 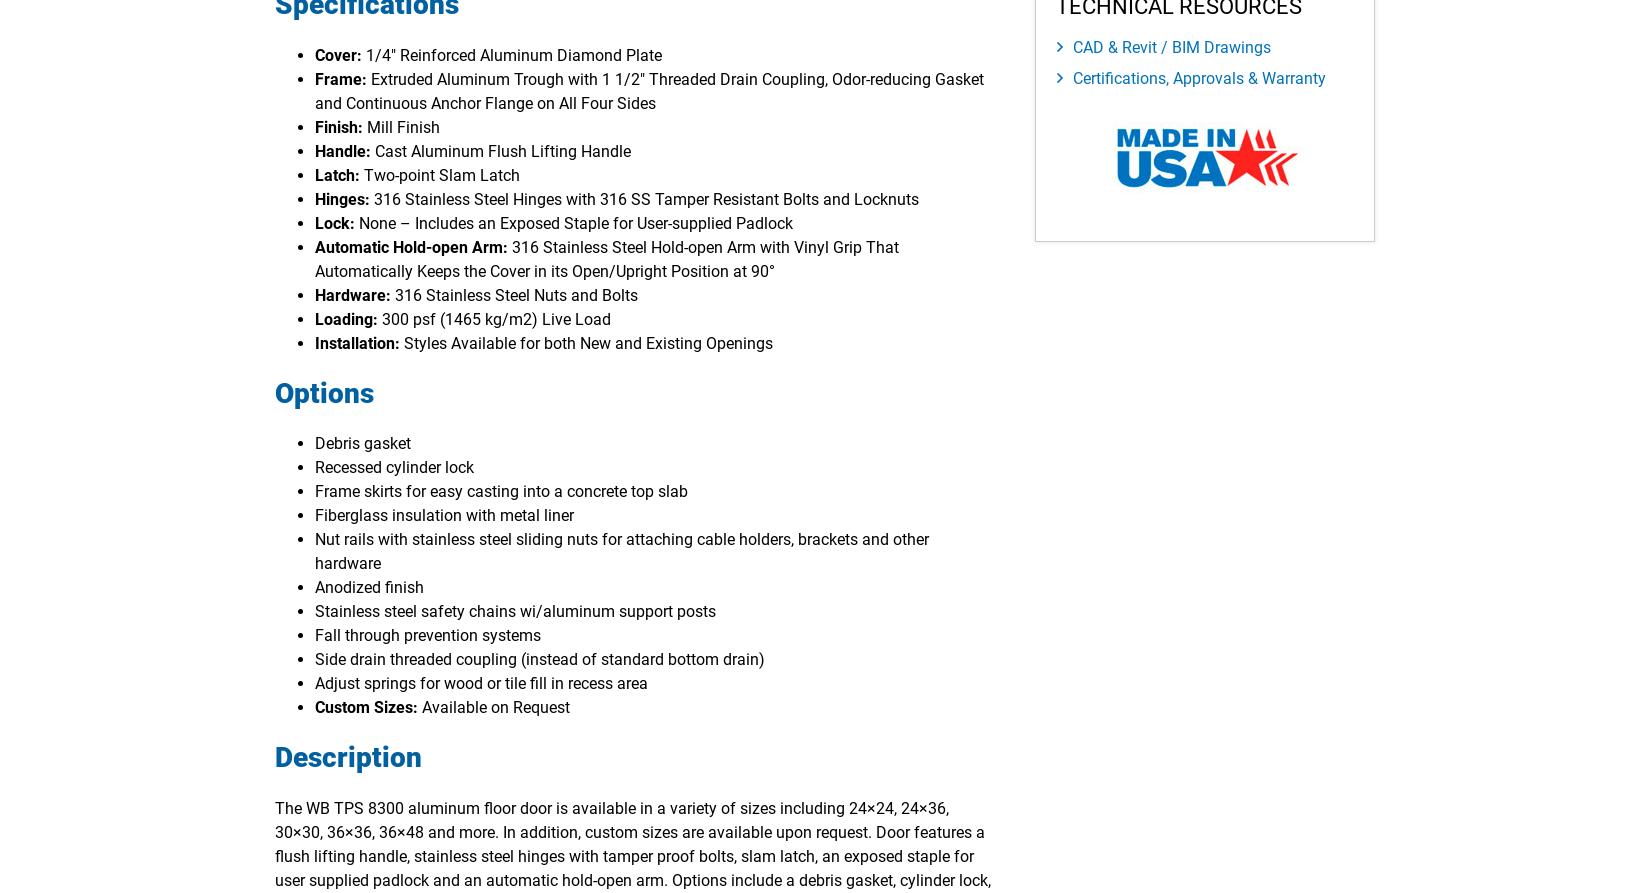 I want to click on 'Installation:', so click(x=359, y=342).